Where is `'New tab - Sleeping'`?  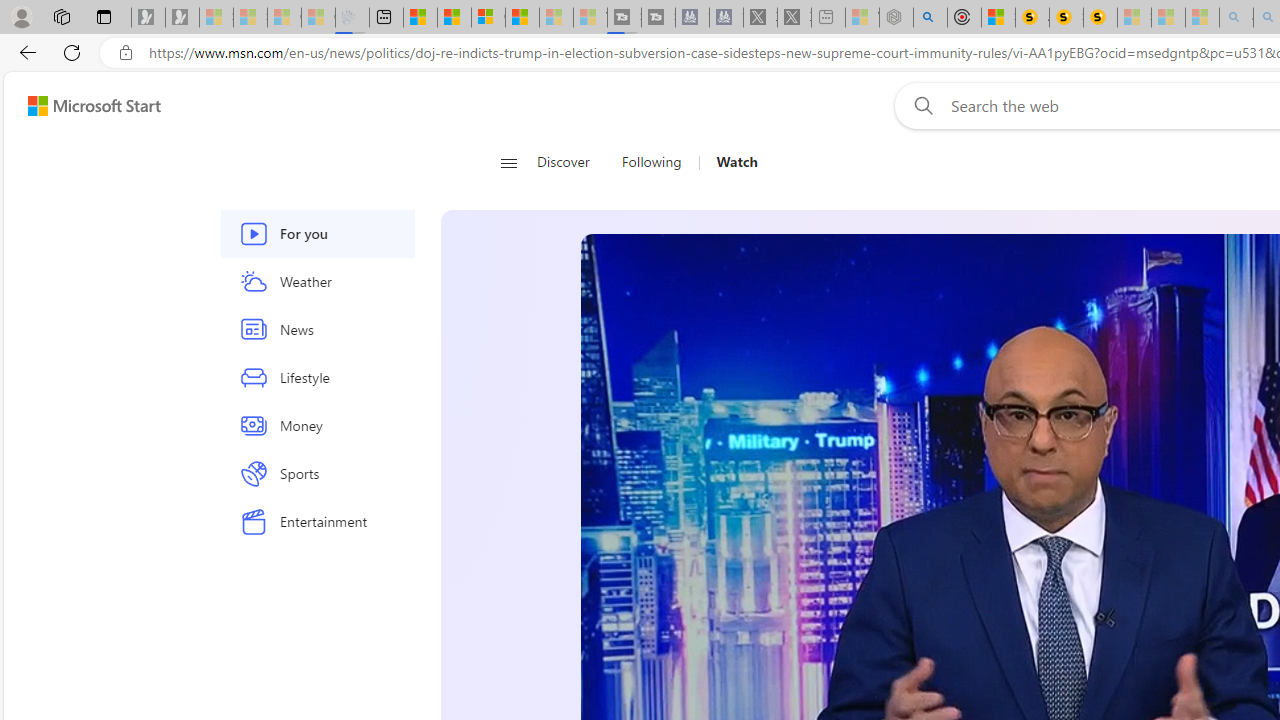
'New tab - Sleeping' is located at coordinates (828, 17).